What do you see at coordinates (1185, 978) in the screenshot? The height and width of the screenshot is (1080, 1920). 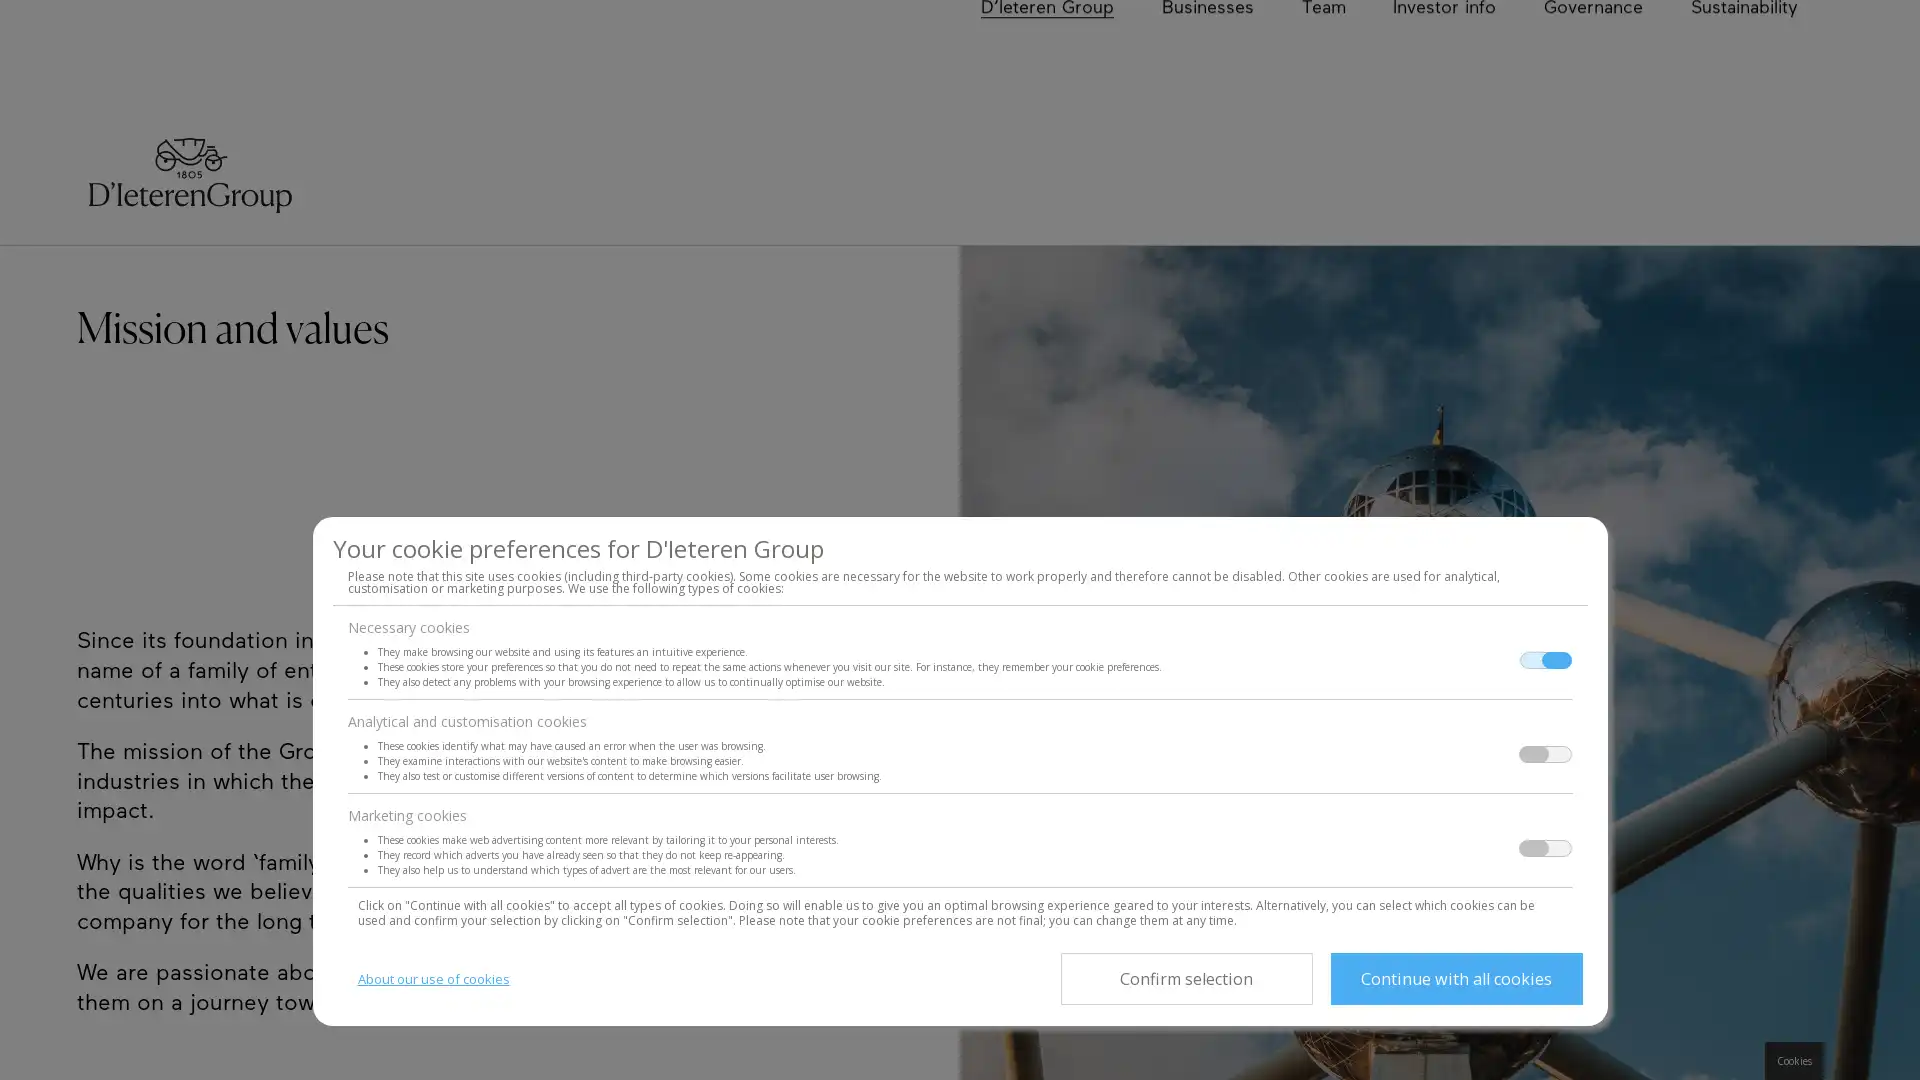 I see `Save Consent Preferences` at bounding box center [1185, 978].